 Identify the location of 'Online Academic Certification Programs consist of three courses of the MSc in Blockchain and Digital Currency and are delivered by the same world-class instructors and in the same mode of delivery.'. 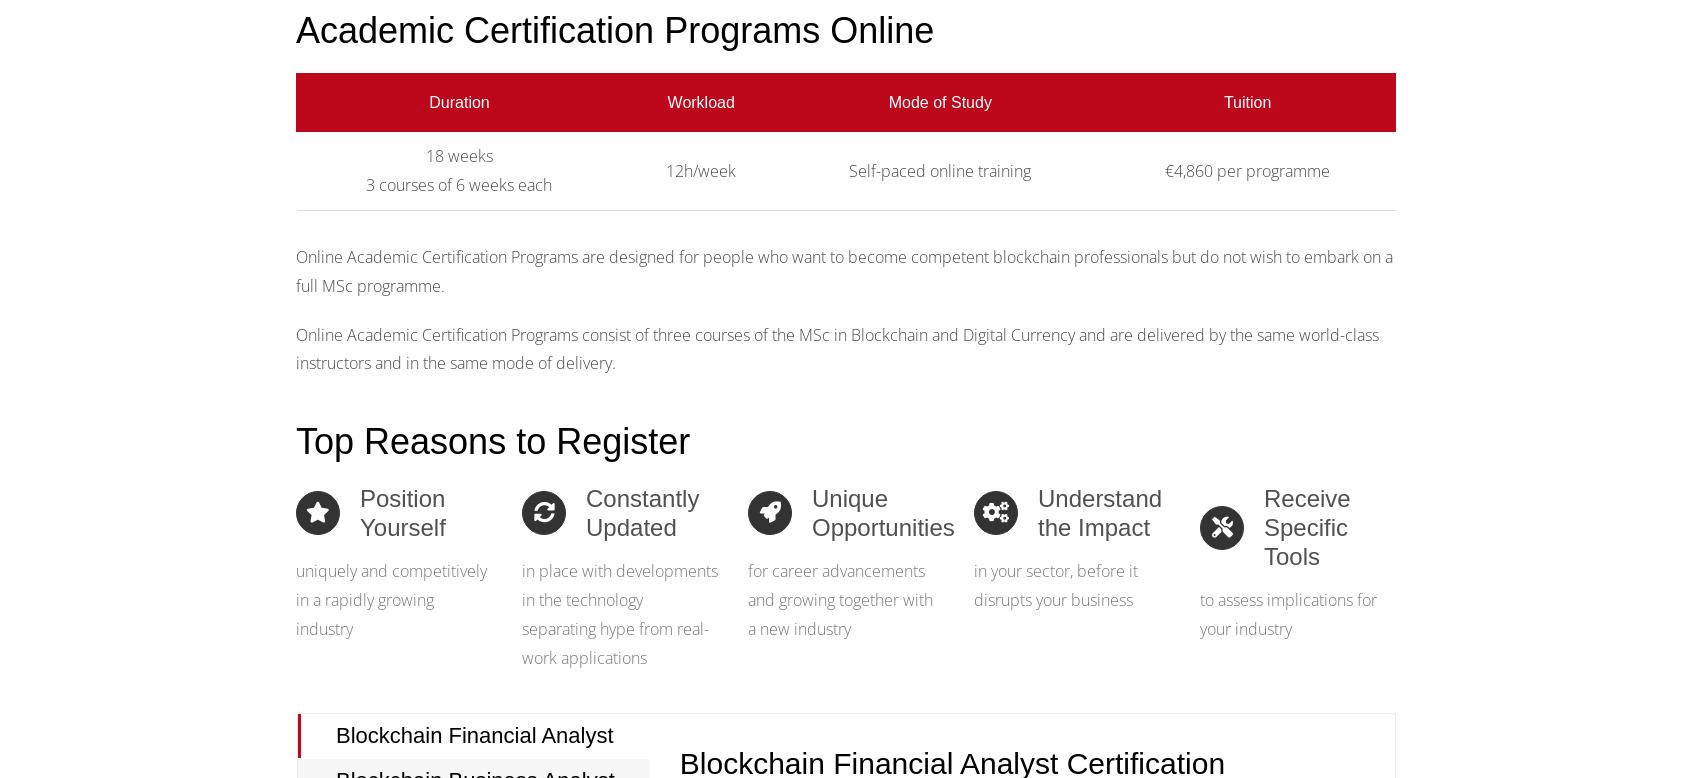
(837, 347).